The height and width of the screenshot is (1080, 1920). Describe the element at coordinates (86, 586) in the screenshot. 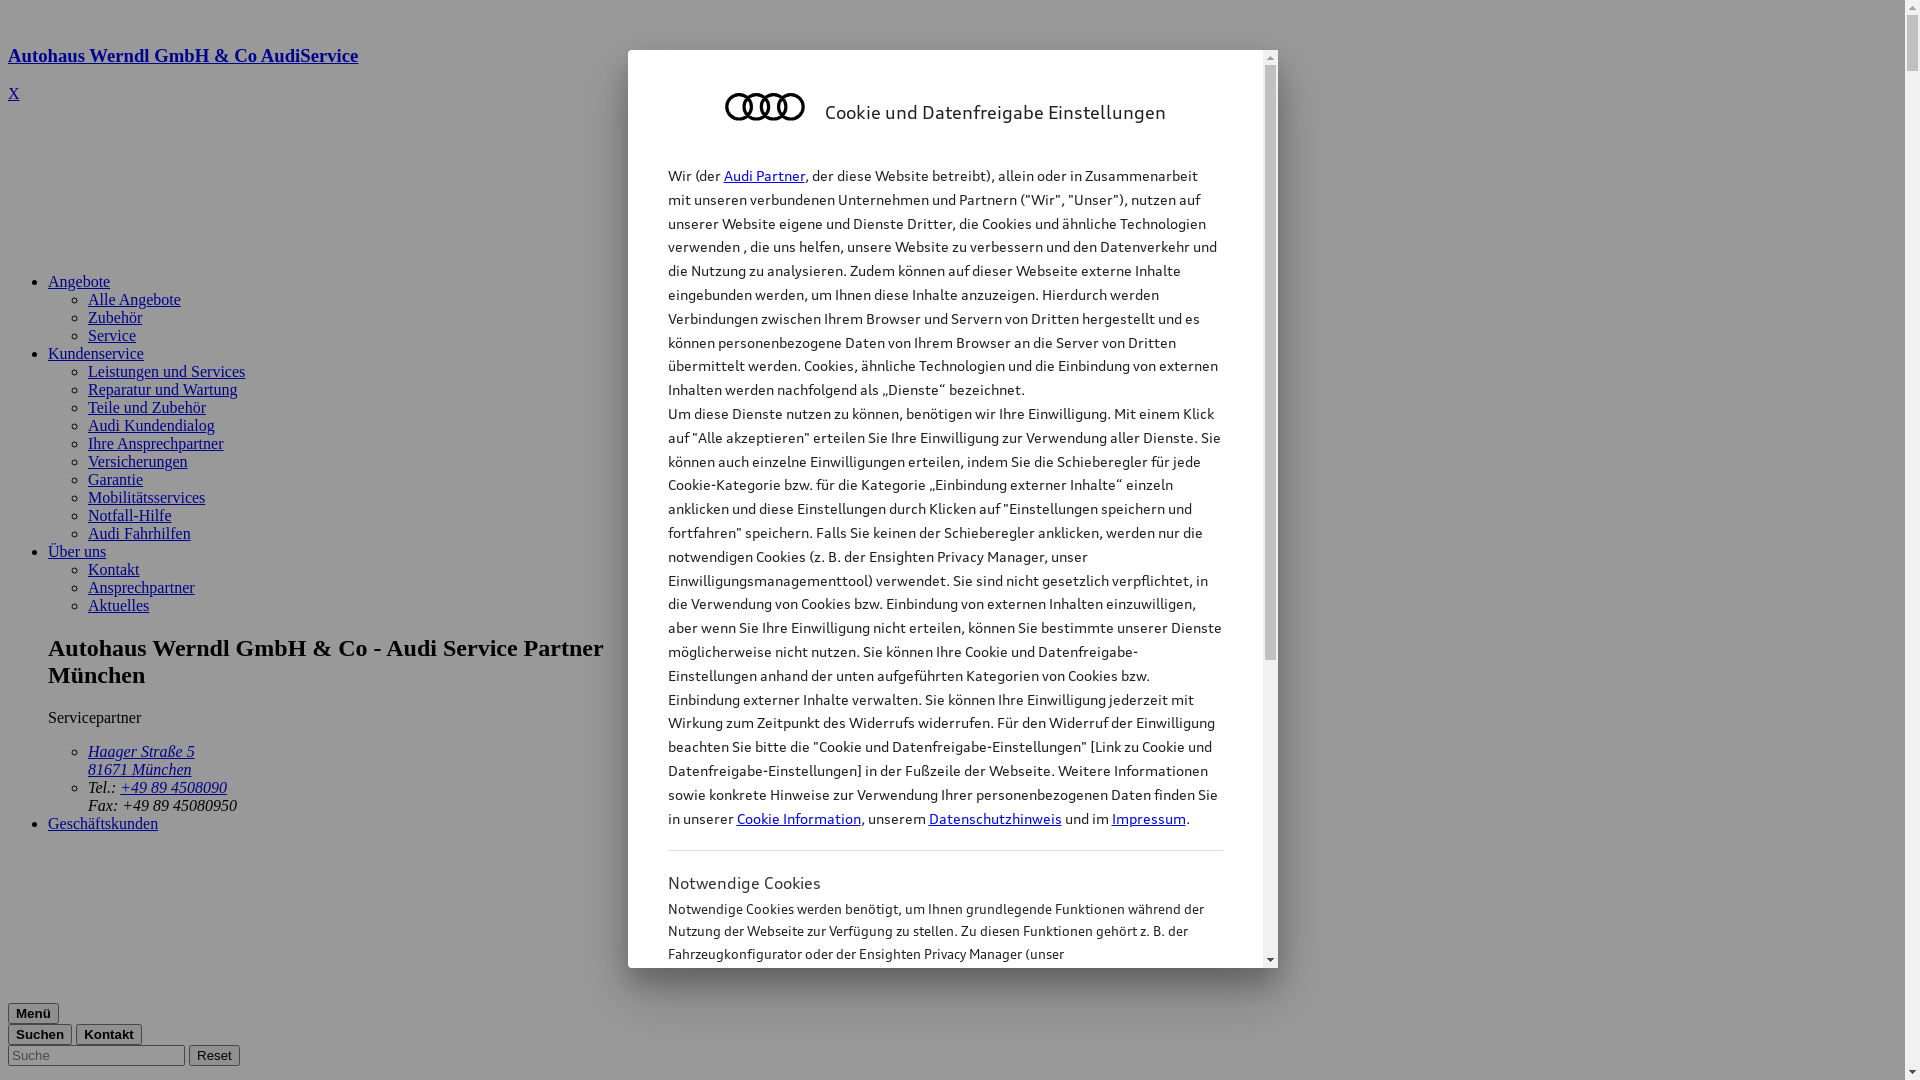

I see `'Ansprechpartner'` at that location.